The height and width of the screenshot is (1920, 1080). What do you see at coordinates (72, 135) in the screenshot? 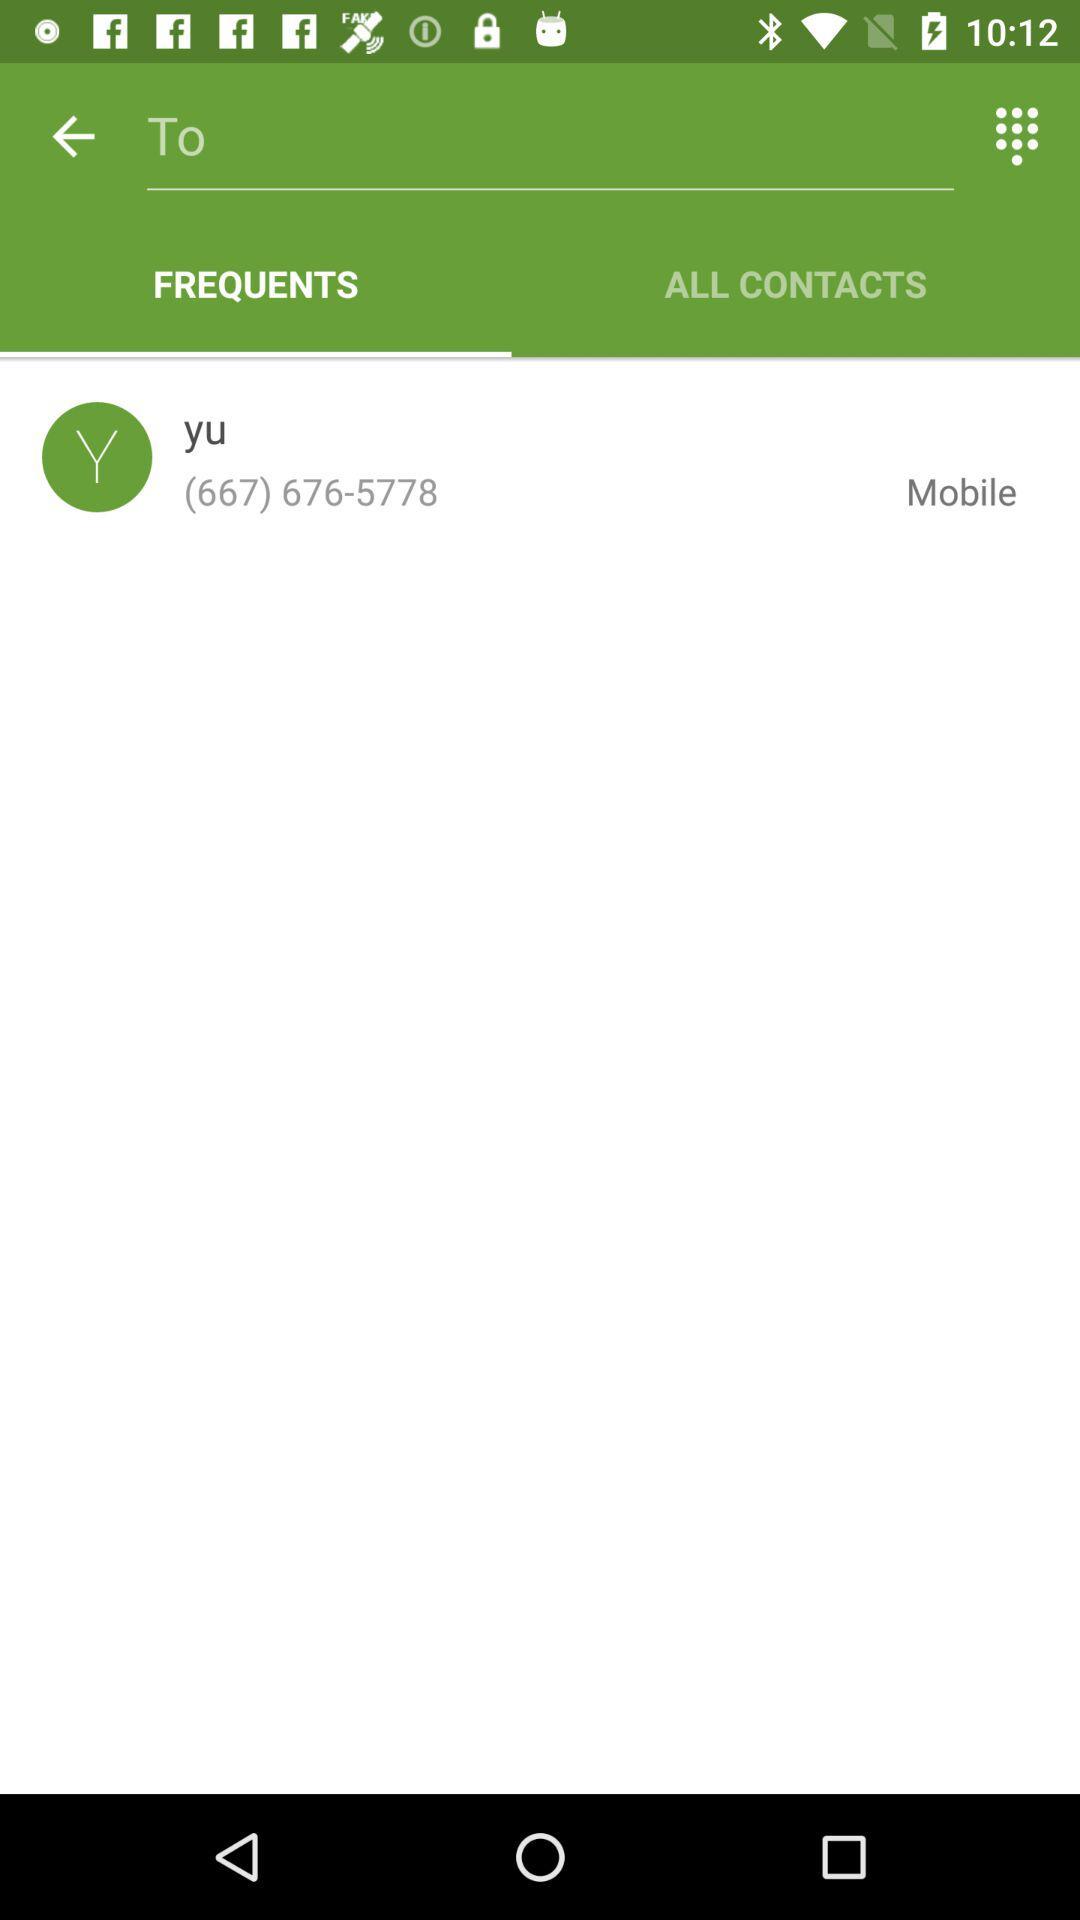
I see `app above the frequents item` at bounding box center [72, 135].